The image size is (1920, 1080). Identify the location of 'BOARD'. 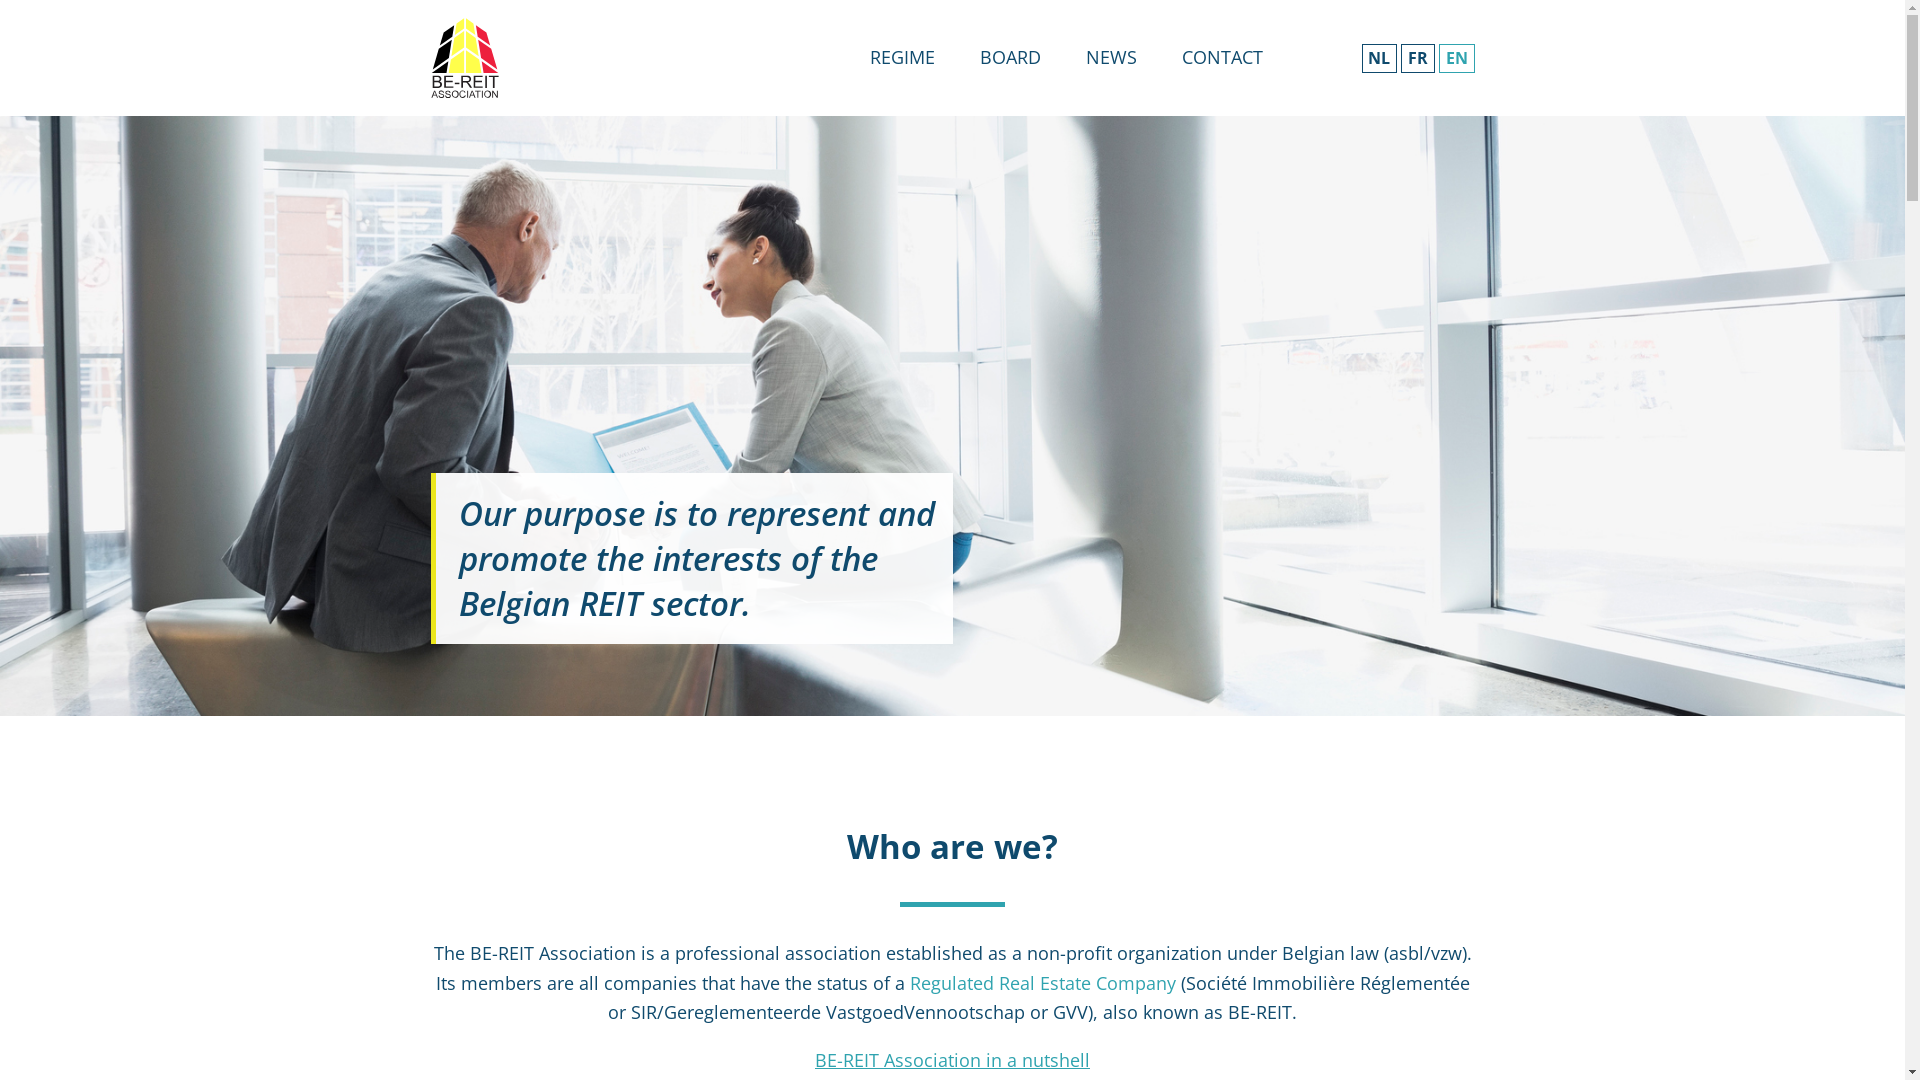
(1010, 56).